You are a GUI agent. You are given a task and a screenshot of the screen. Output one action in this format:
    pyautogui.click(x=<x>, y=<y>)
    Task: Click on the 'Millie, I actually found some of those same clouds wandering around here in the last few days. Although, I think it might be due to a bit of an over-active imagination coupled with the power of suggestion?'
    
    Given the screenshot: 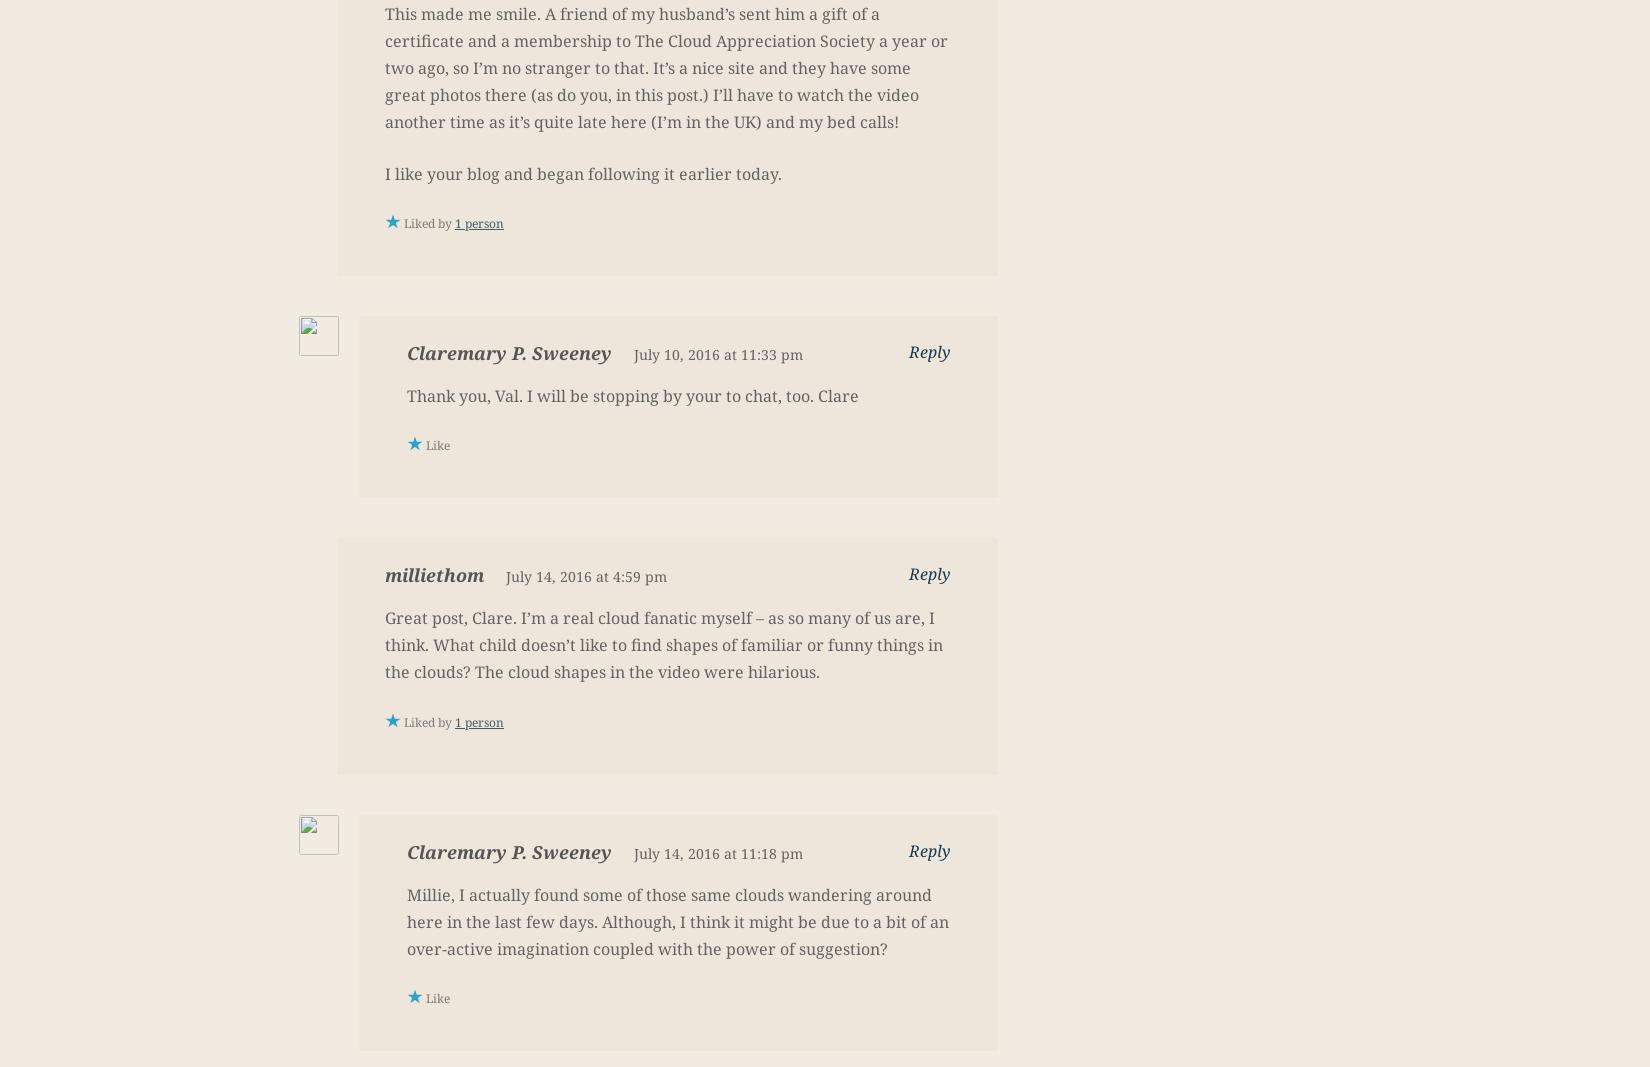 What is the action you would take?
    pyautogui.click(x=676, y=921)
    